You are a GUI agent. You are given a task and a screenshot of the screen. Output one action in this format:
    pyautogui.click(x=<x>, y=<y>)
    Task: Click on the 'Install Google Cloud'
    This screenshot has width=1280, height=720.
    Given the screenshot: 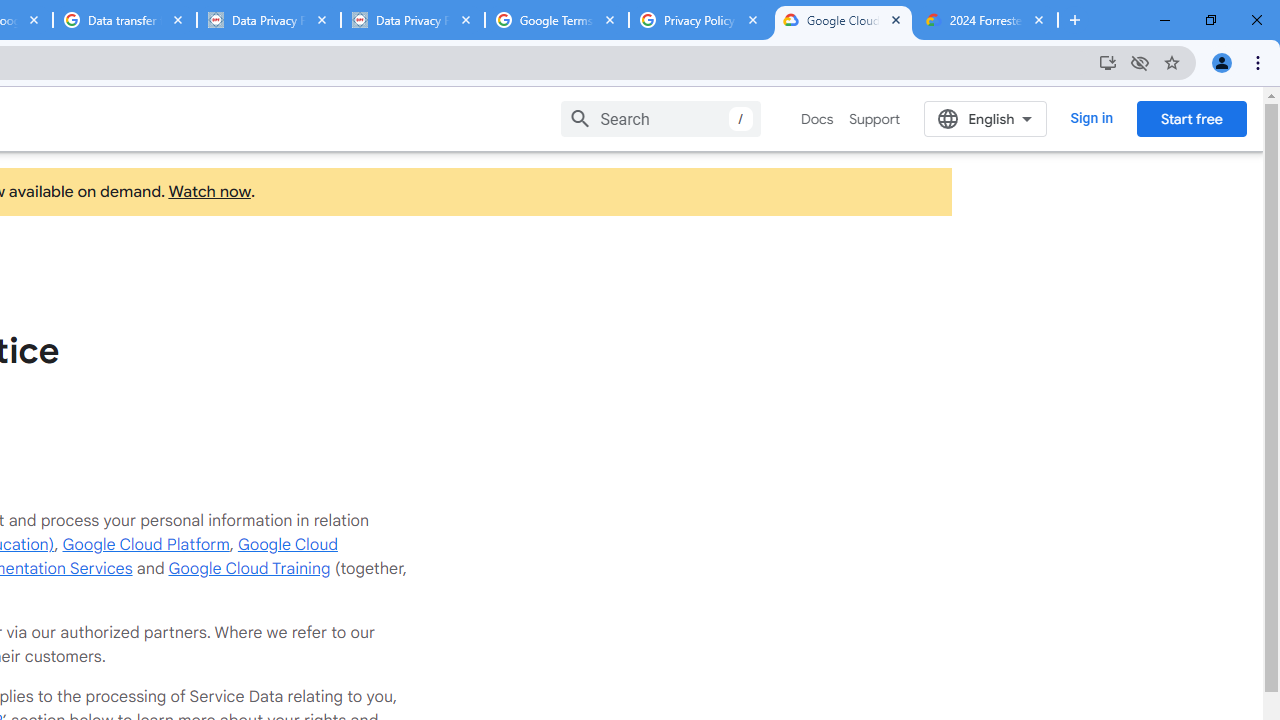 What is the action you would take?
    pyautogui.click(x=1106, y=61)
    